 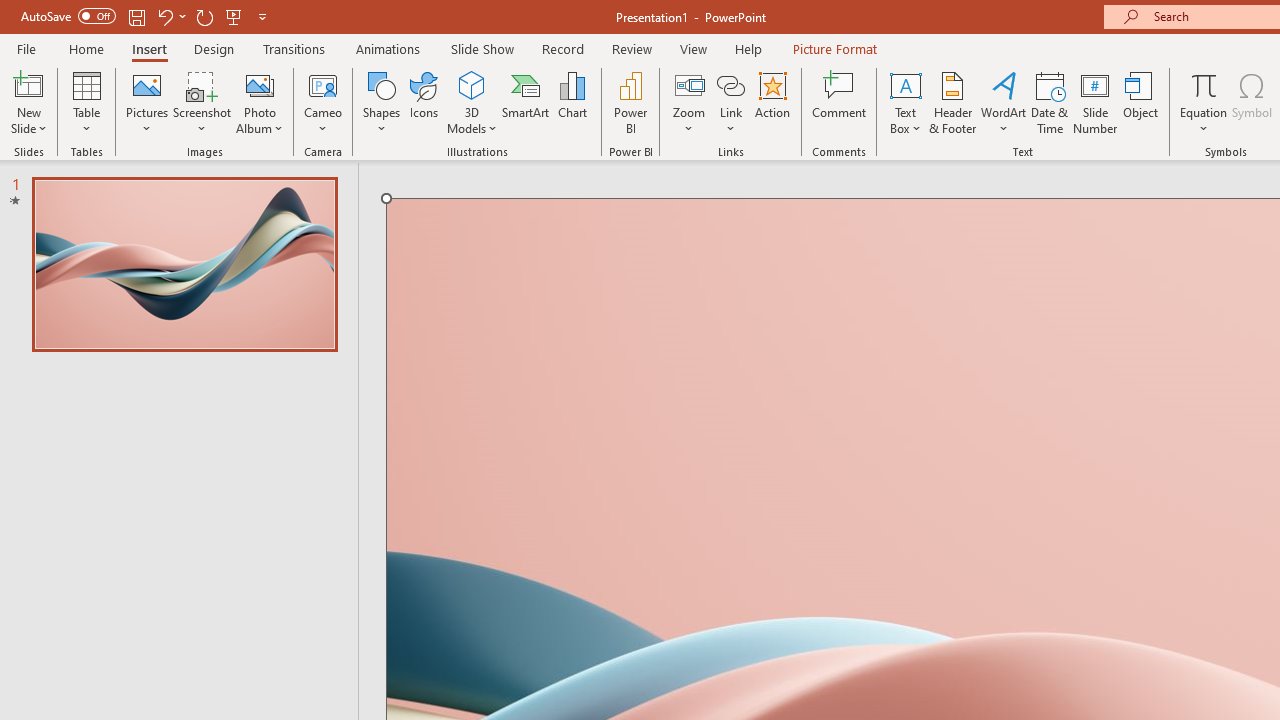 What do you see at coordinates (1004, 103) in the screenshot?
I see `'WordArt'` at bounding box center [1004, 103].